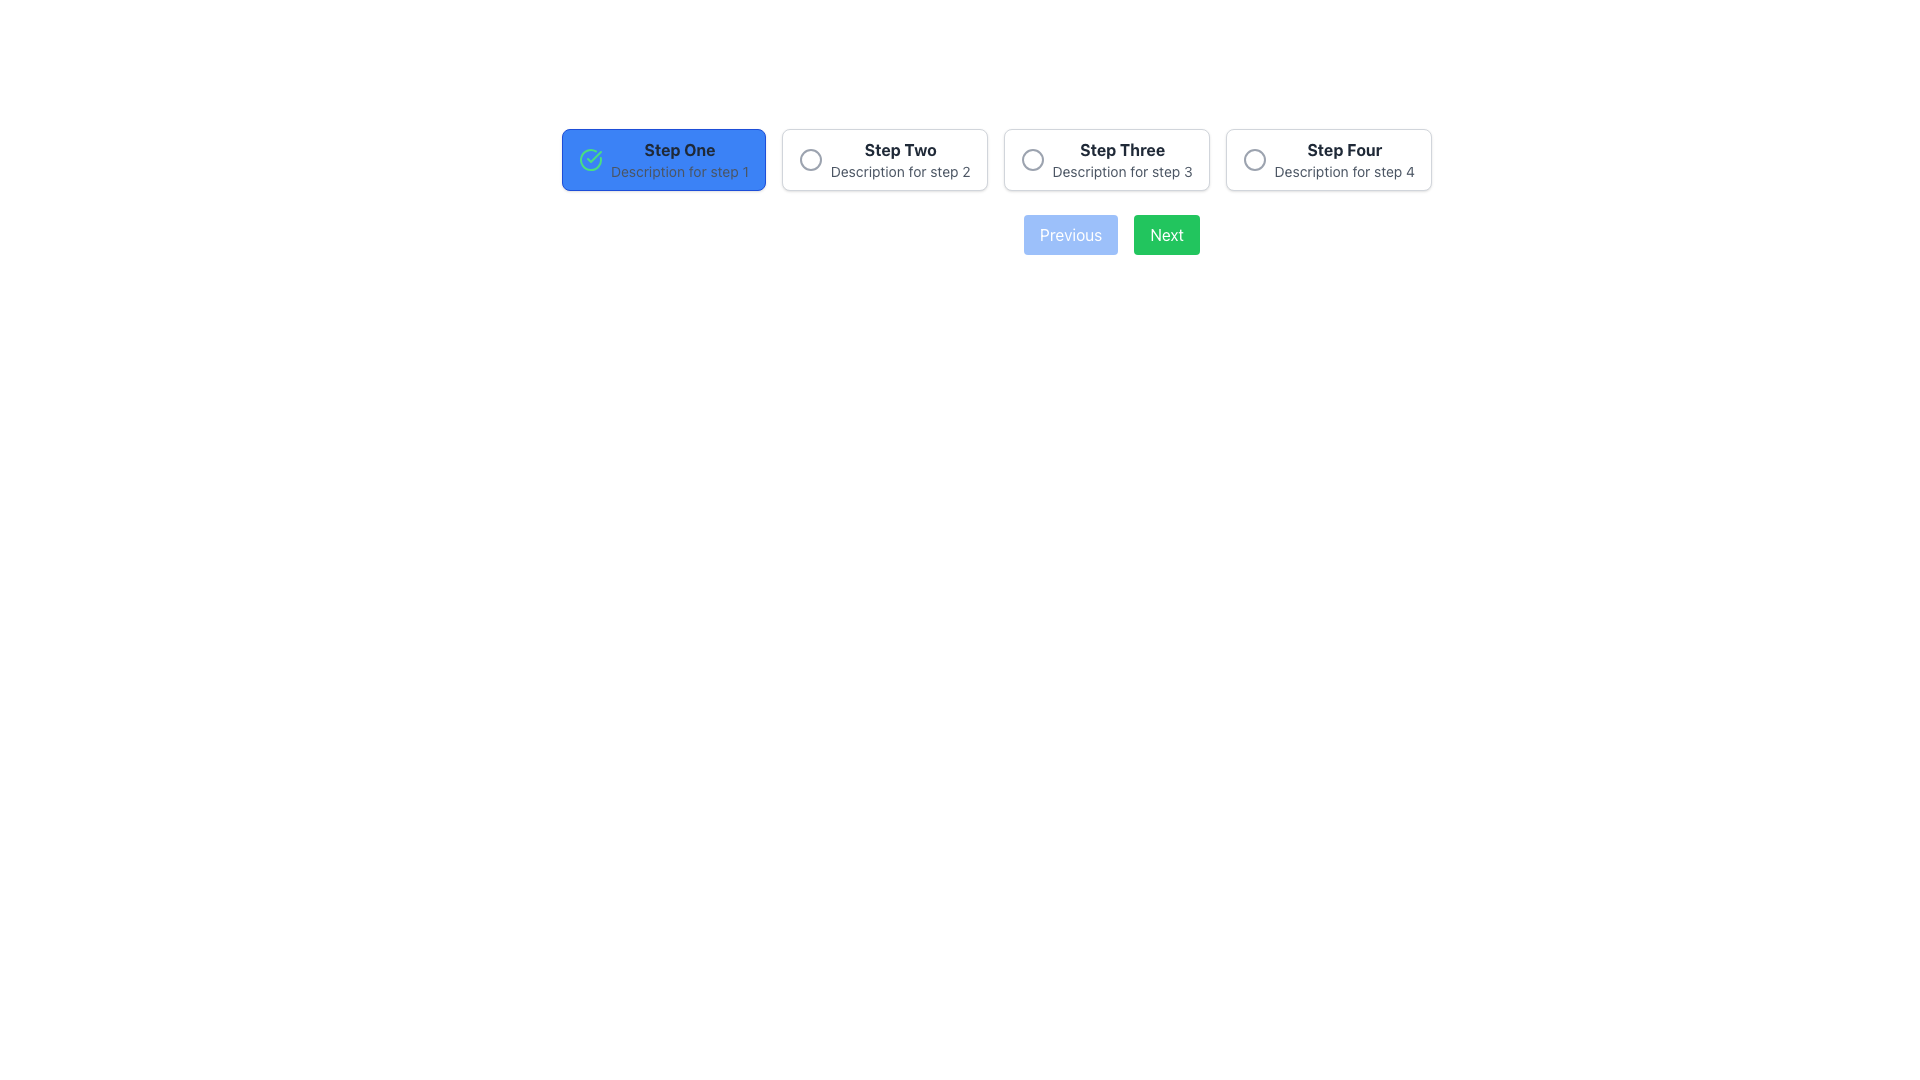 The height and width of the screenshot is (1080, 1920). Describe the element at coordinates (1344, 171) in the screenshot. I see `the content of the descriptive label providing additional context about 'Step Four', located directly beneath the bold text 'Step Four' in the multi-step process interface` at that location.